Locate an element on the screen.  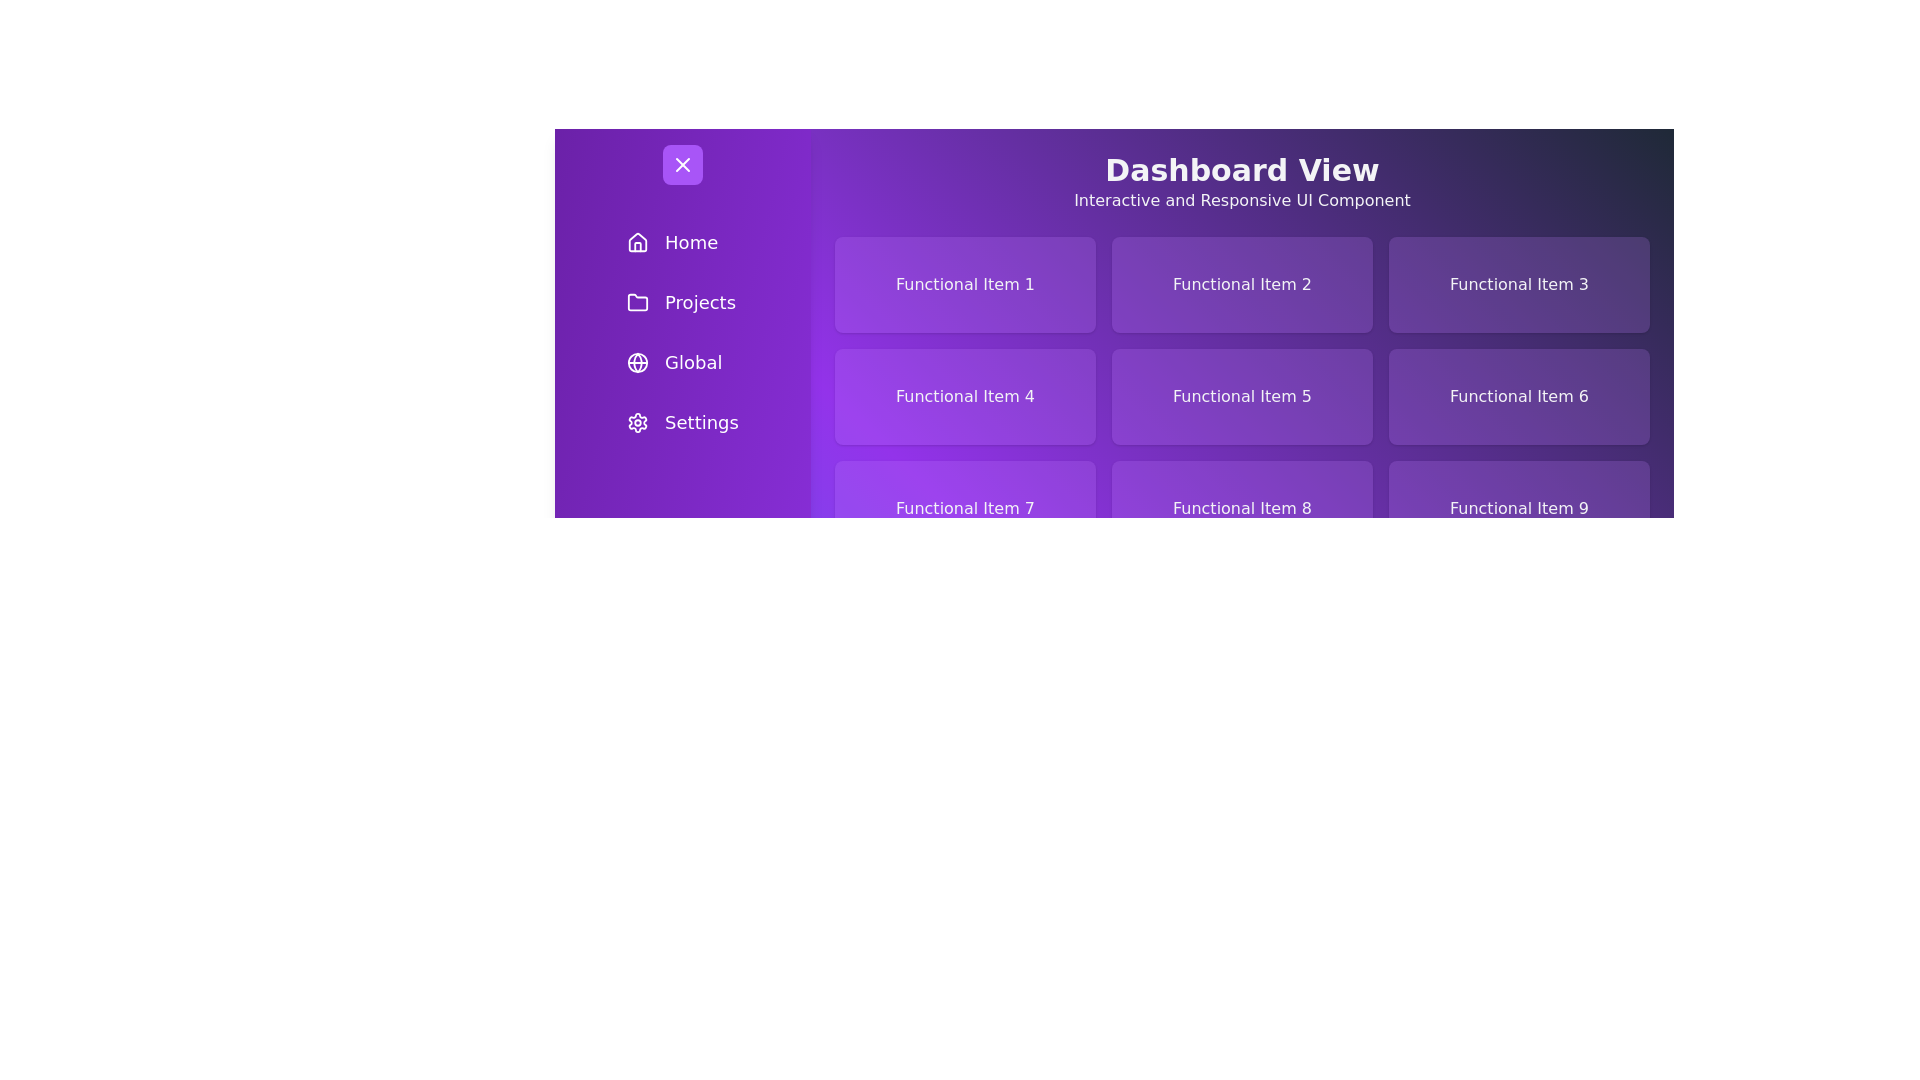
the menu item labeled 'Settings' to observe its hover effect is located at coordinates (682, 422).